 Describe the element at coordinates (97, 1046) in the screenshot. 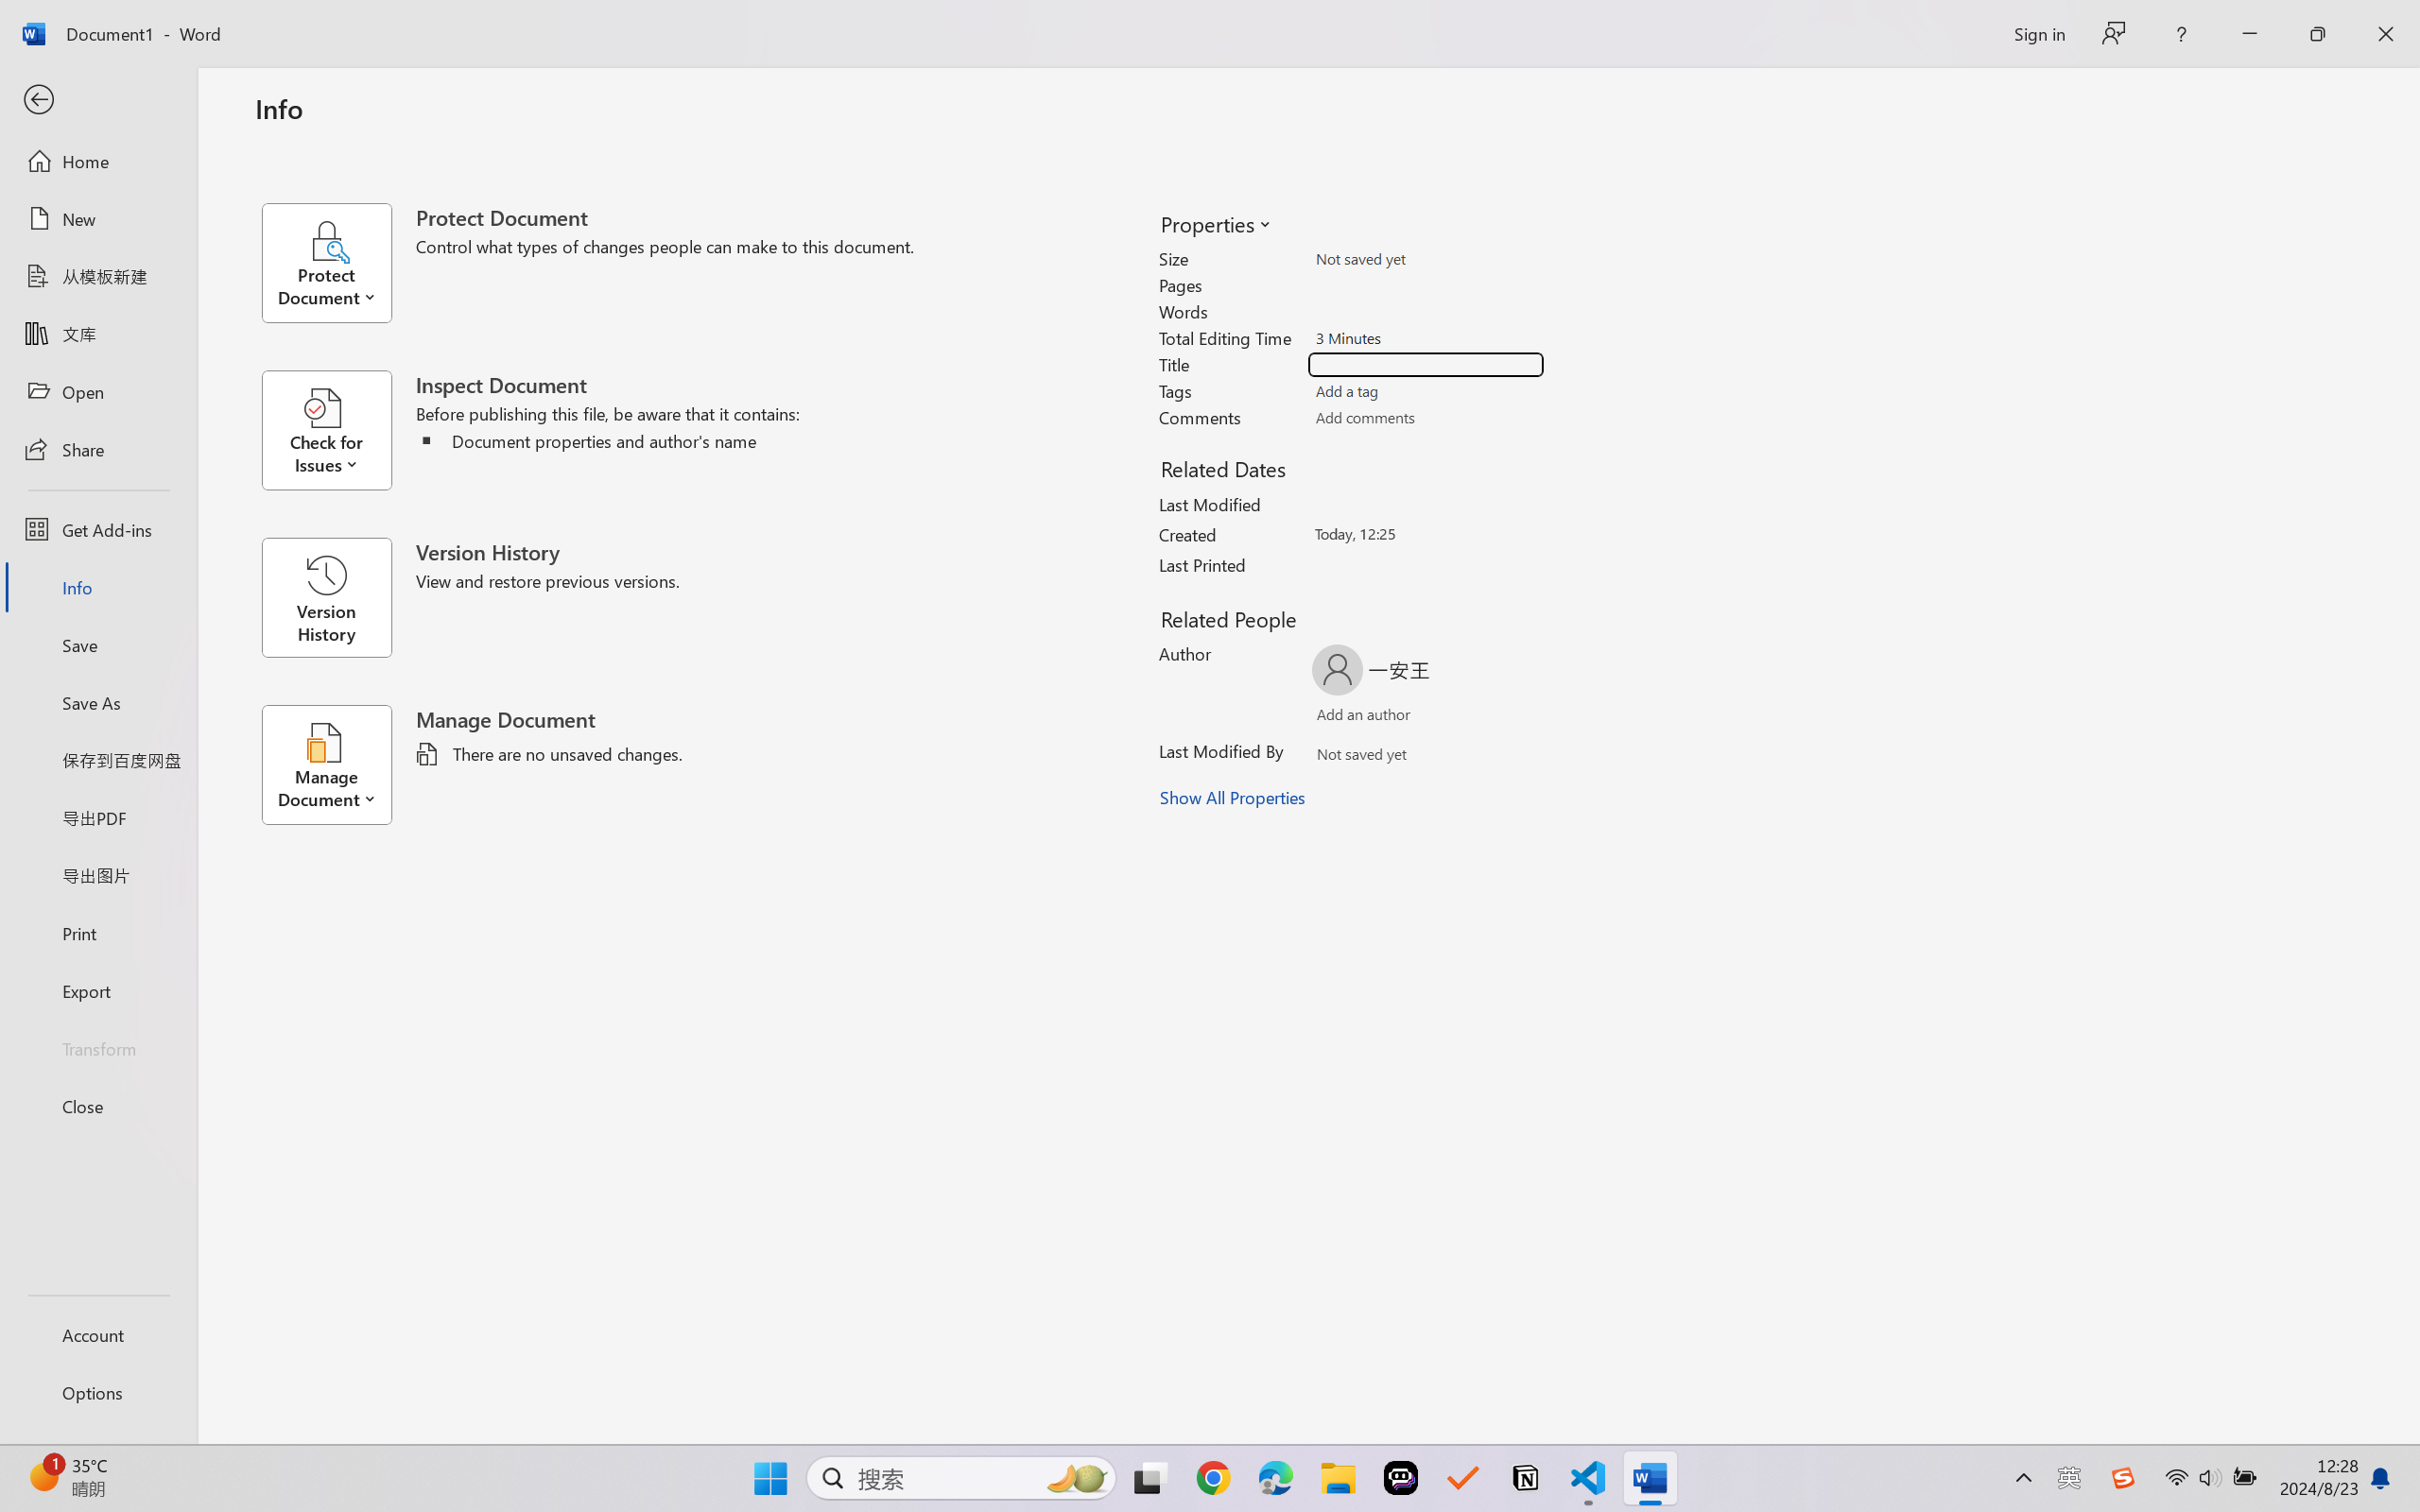

I see `'Transform'` at that location.